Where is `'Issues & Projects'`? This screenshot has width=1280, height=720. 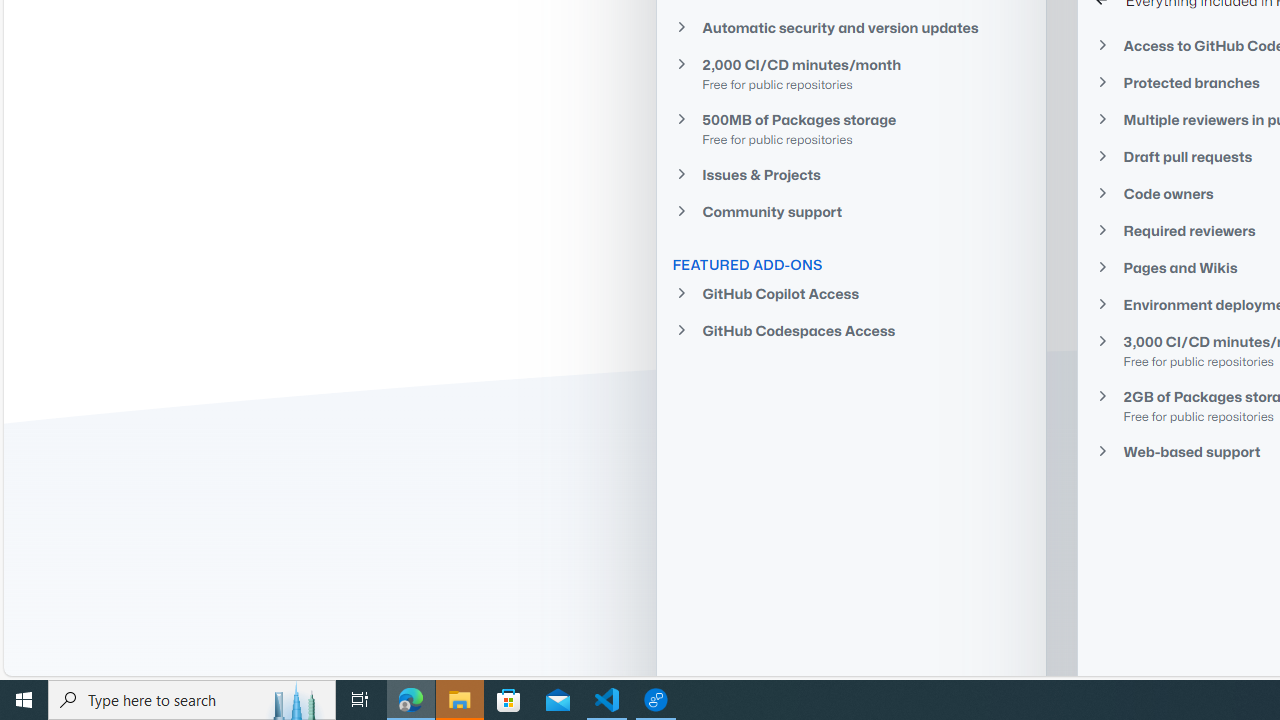
'Issues & Projects' is located at coordinates (851, 173).